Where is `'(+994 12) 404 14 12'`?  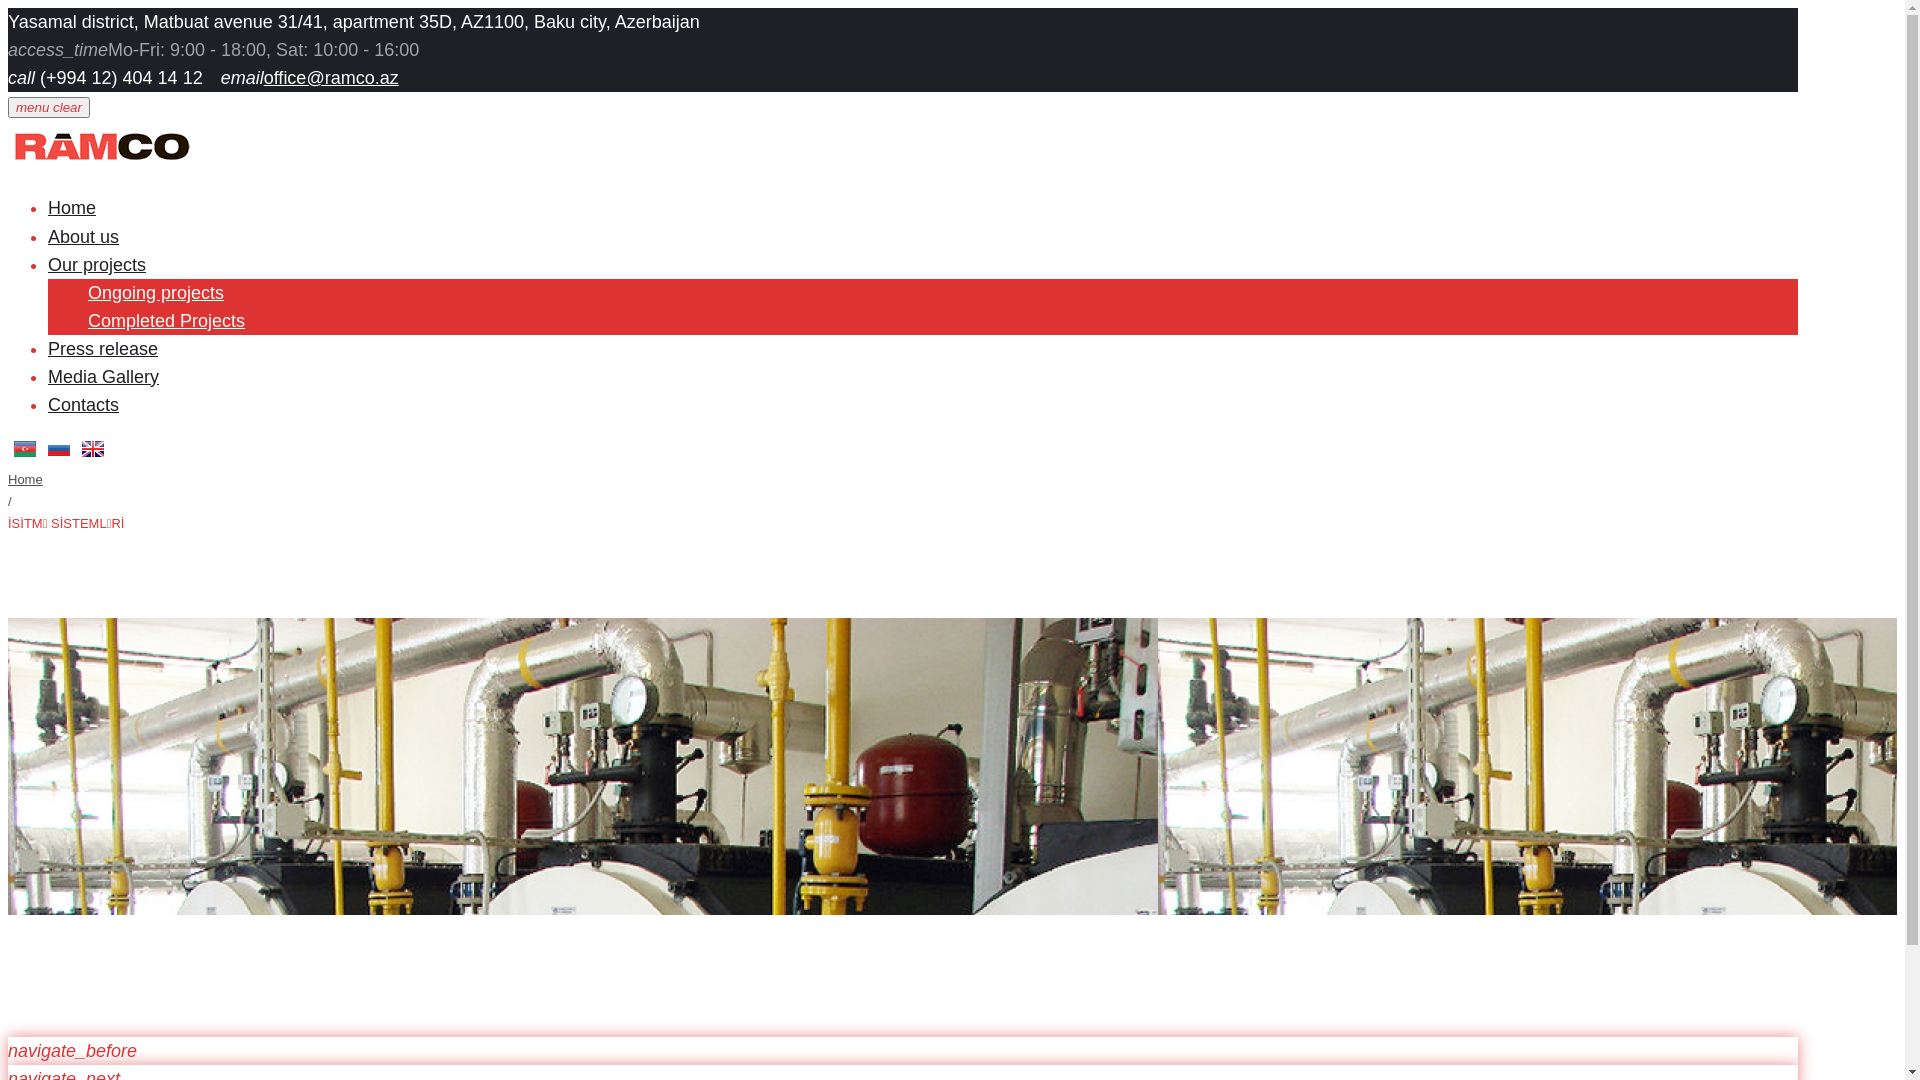
'(+994 12) 404 14 12' is located at coordinates (118, 76).